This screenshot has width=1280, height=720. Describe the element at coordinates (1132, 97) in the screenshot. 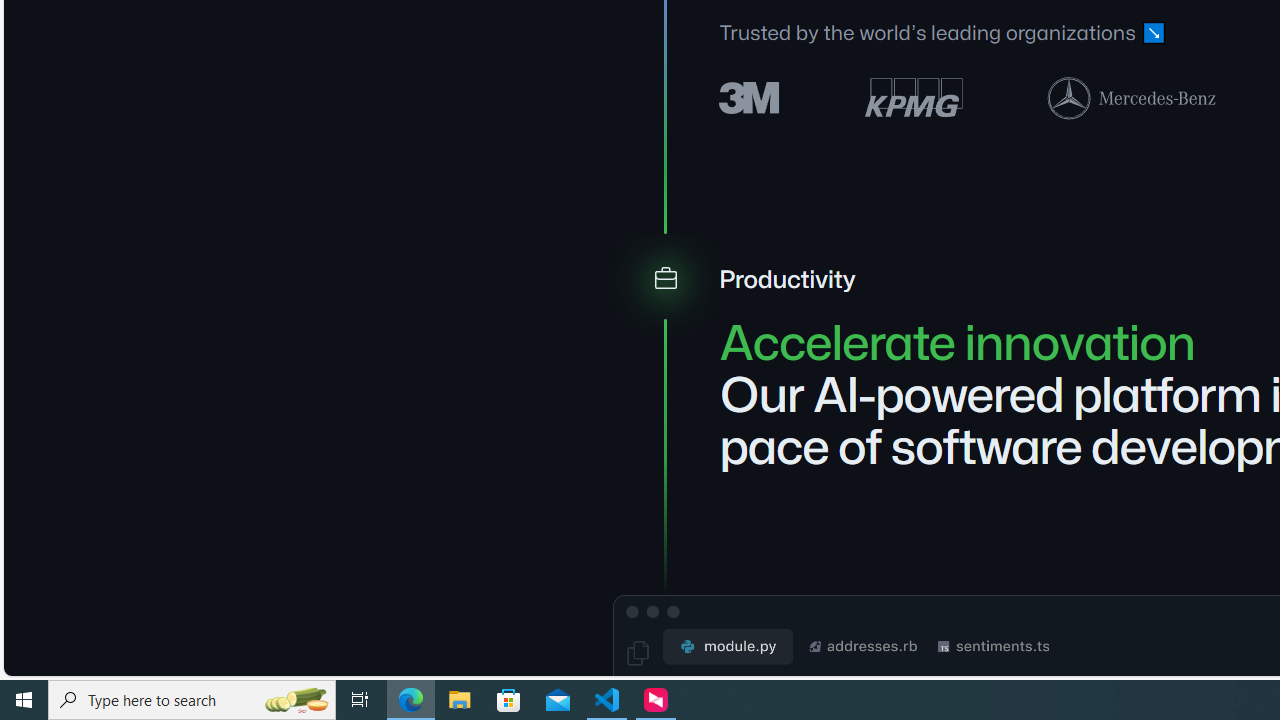

I see `'Mercedes-Benz logo'` at that location.